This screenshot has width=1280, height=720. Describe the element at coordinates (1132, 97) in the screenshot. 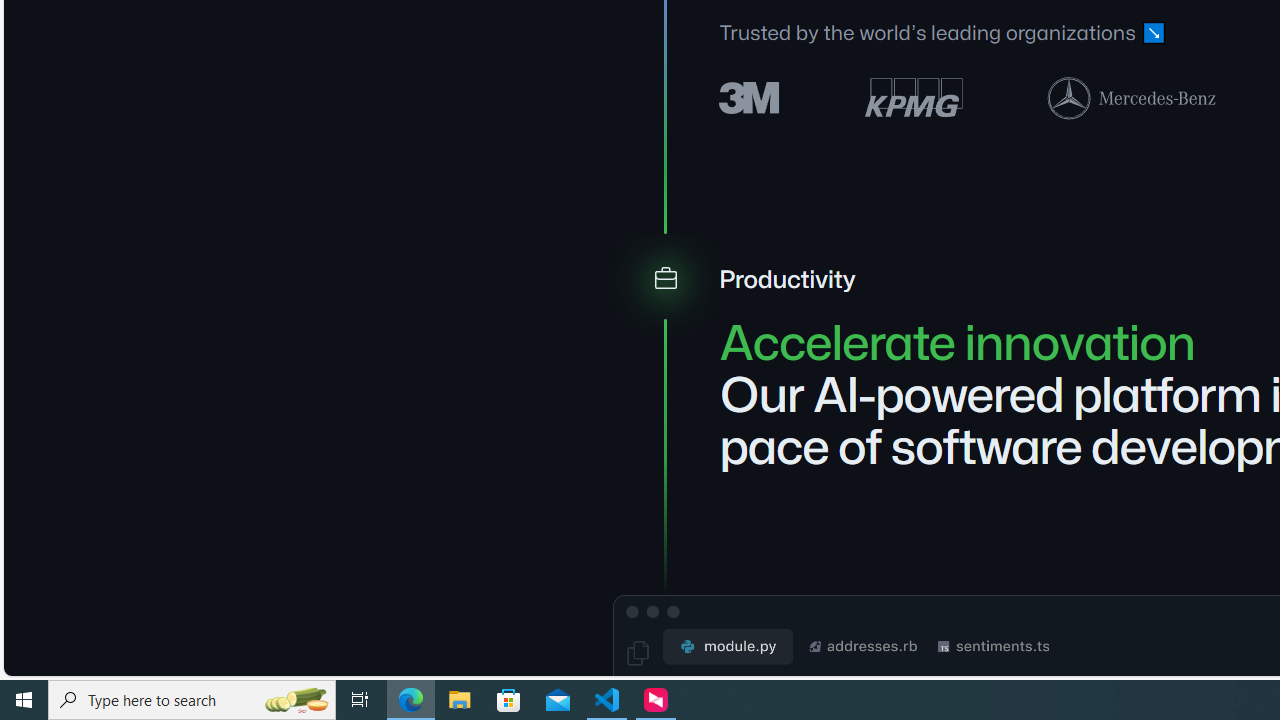

I see `'Mercedes-Benz logo'` at that location.